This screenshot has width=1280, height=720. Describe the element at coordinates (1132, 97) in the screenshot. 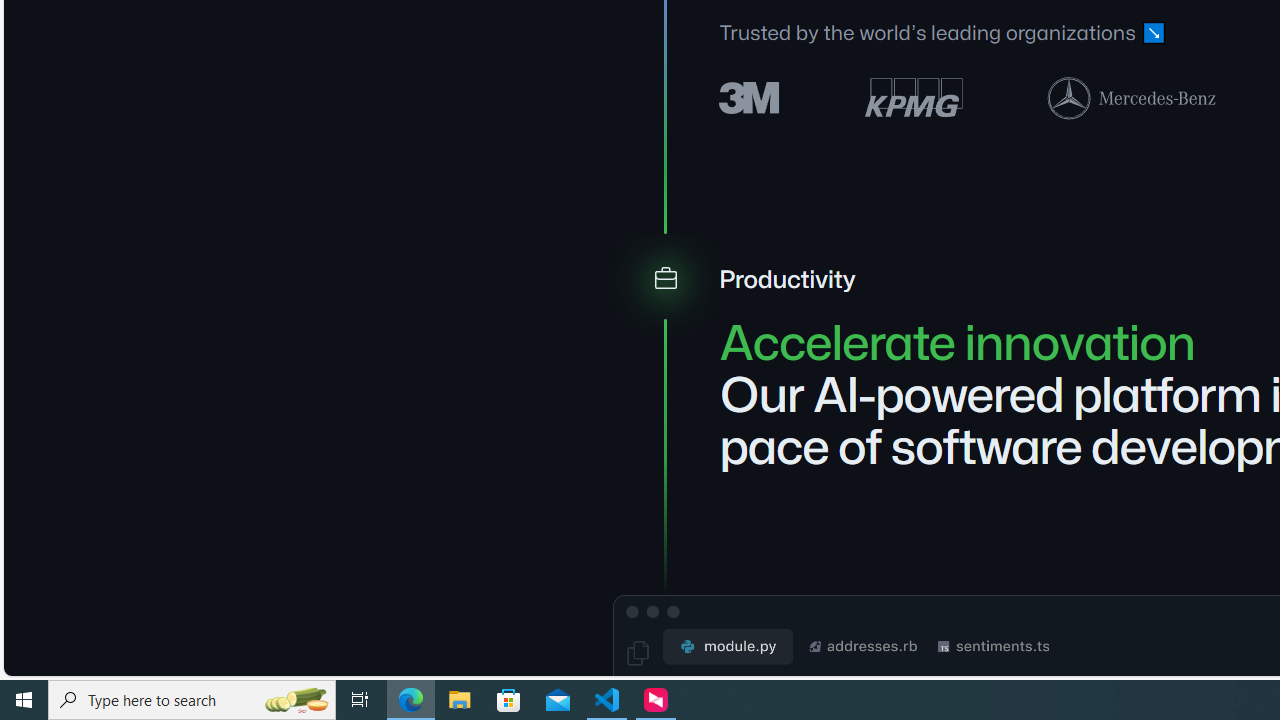

I see `'Mercedes-Benz logo'` at that location.